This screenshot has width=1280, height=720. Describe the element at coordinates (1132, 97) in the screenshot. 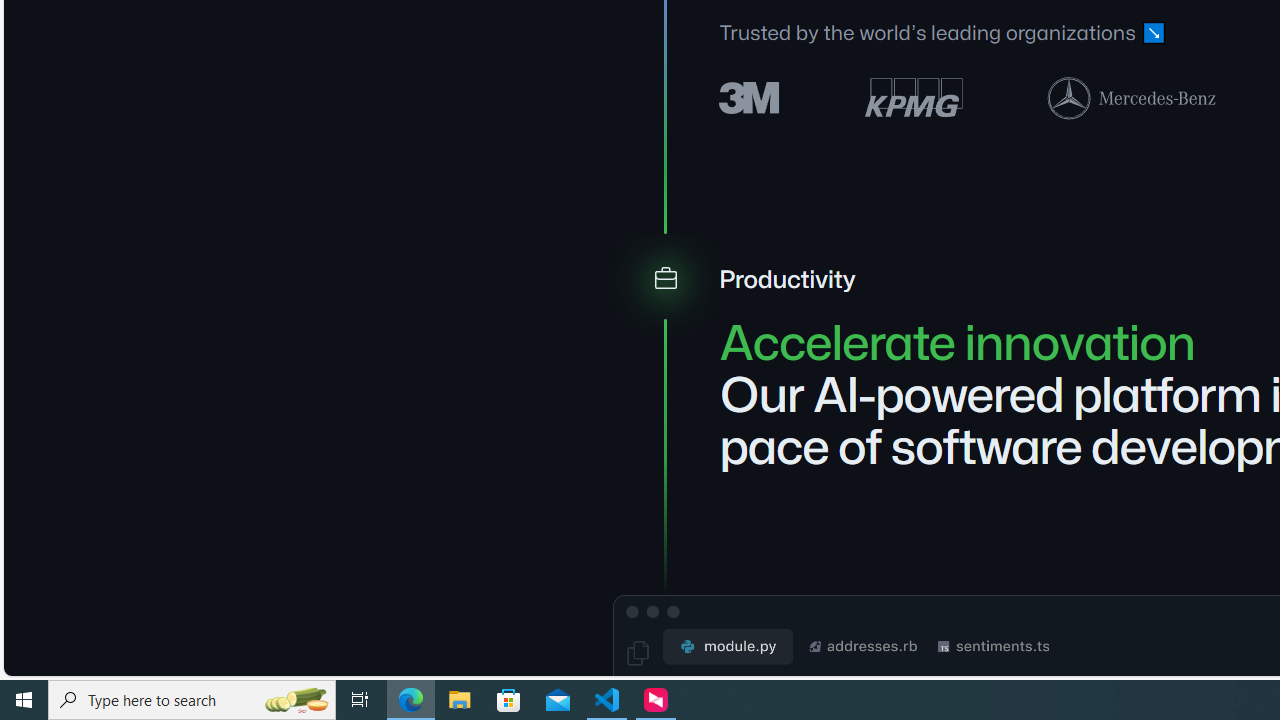

I see `'Mercedes-Benz logo'` at that location.